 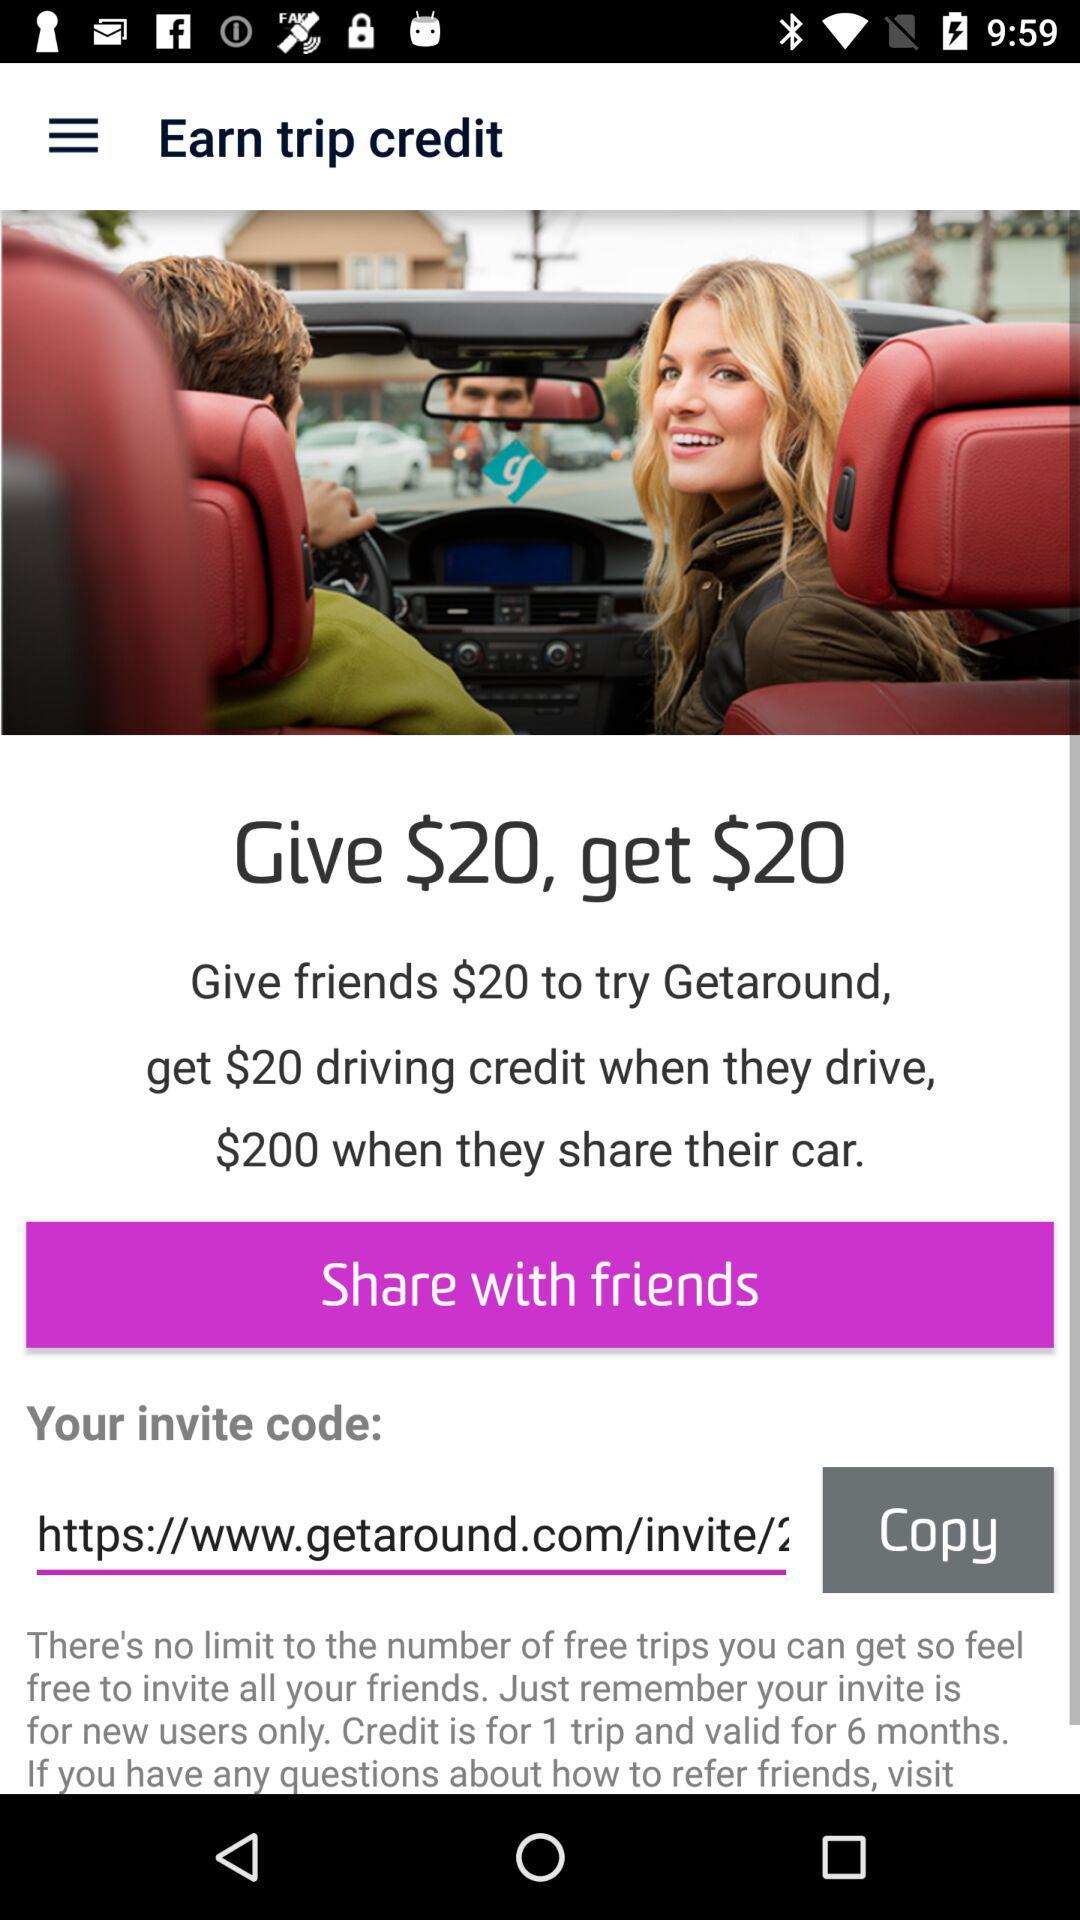 What do you see at coordinates (410, 1532) in the screenshot?
I see `the https www getaround item` at bounding box center [410, 1532].